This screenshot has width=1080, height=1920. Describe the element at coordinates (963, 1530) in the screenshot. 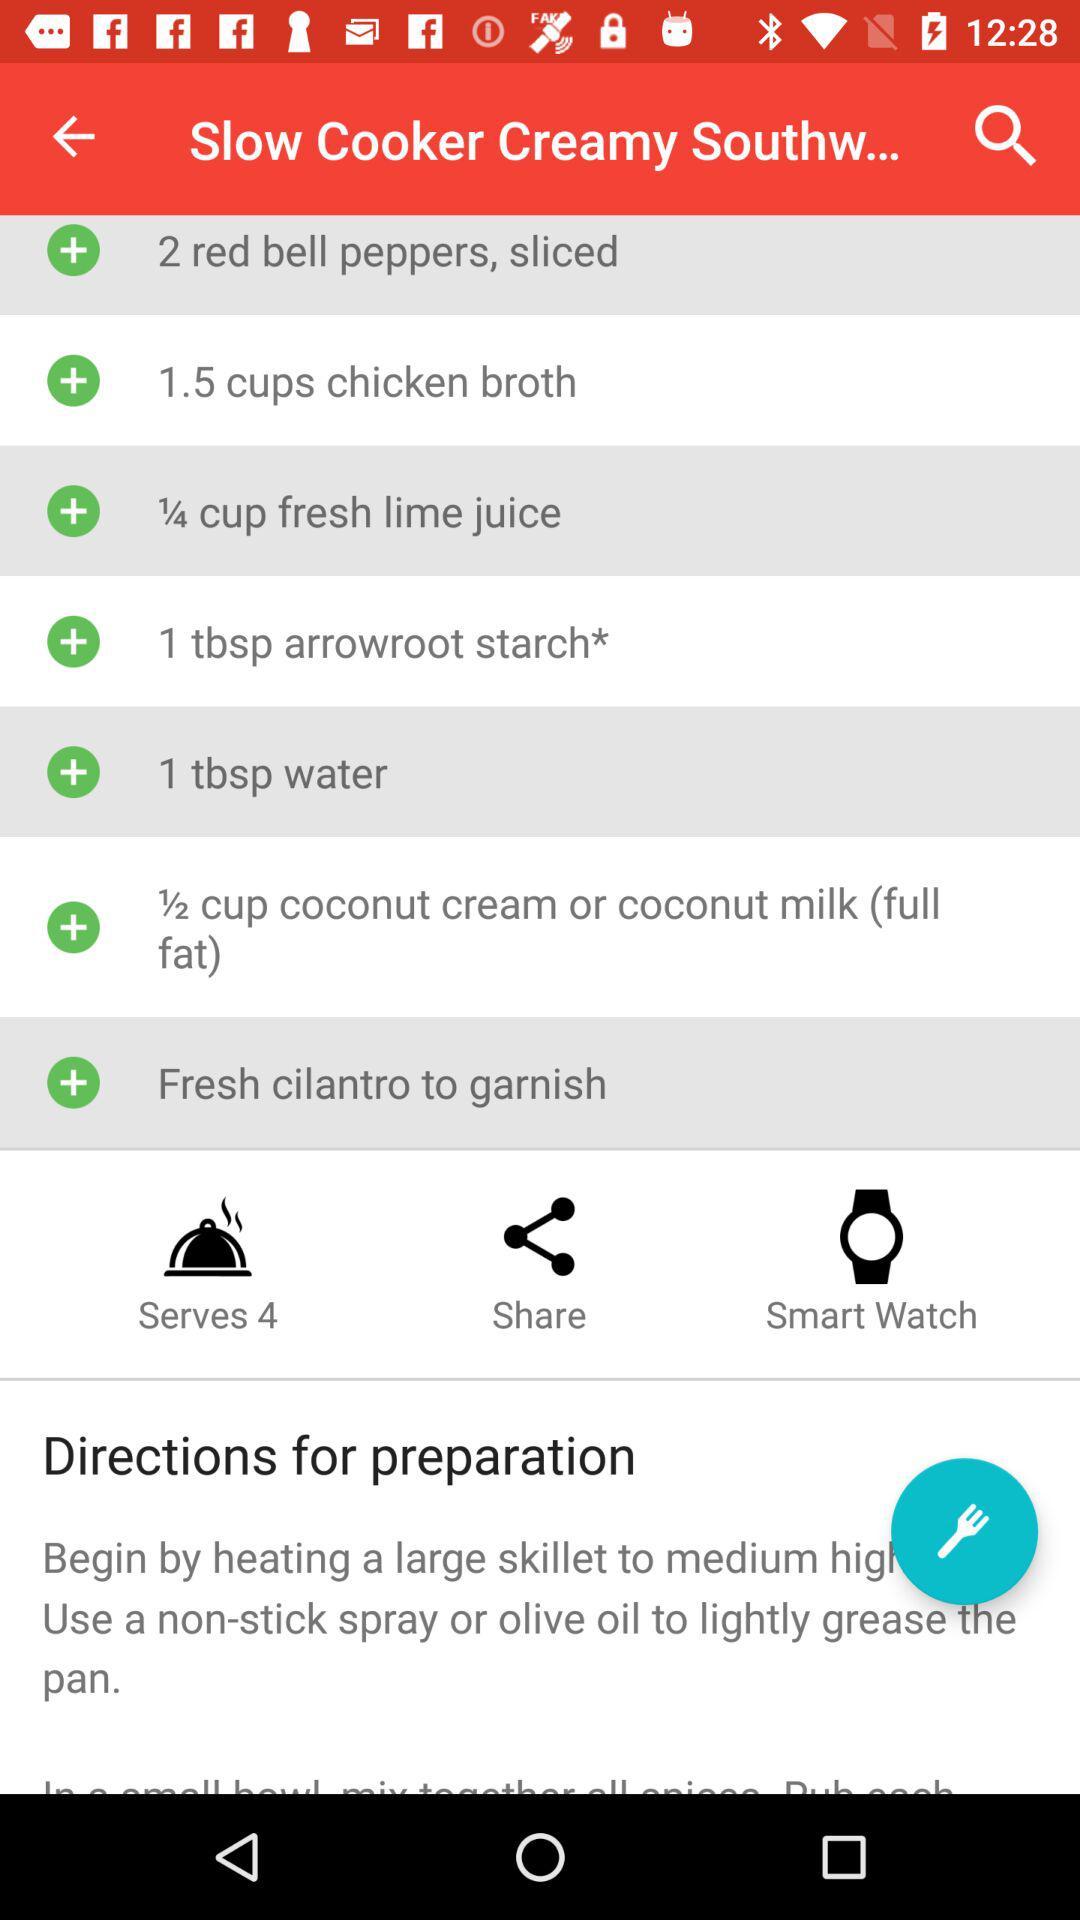

I see `tap to view picture` at that location.